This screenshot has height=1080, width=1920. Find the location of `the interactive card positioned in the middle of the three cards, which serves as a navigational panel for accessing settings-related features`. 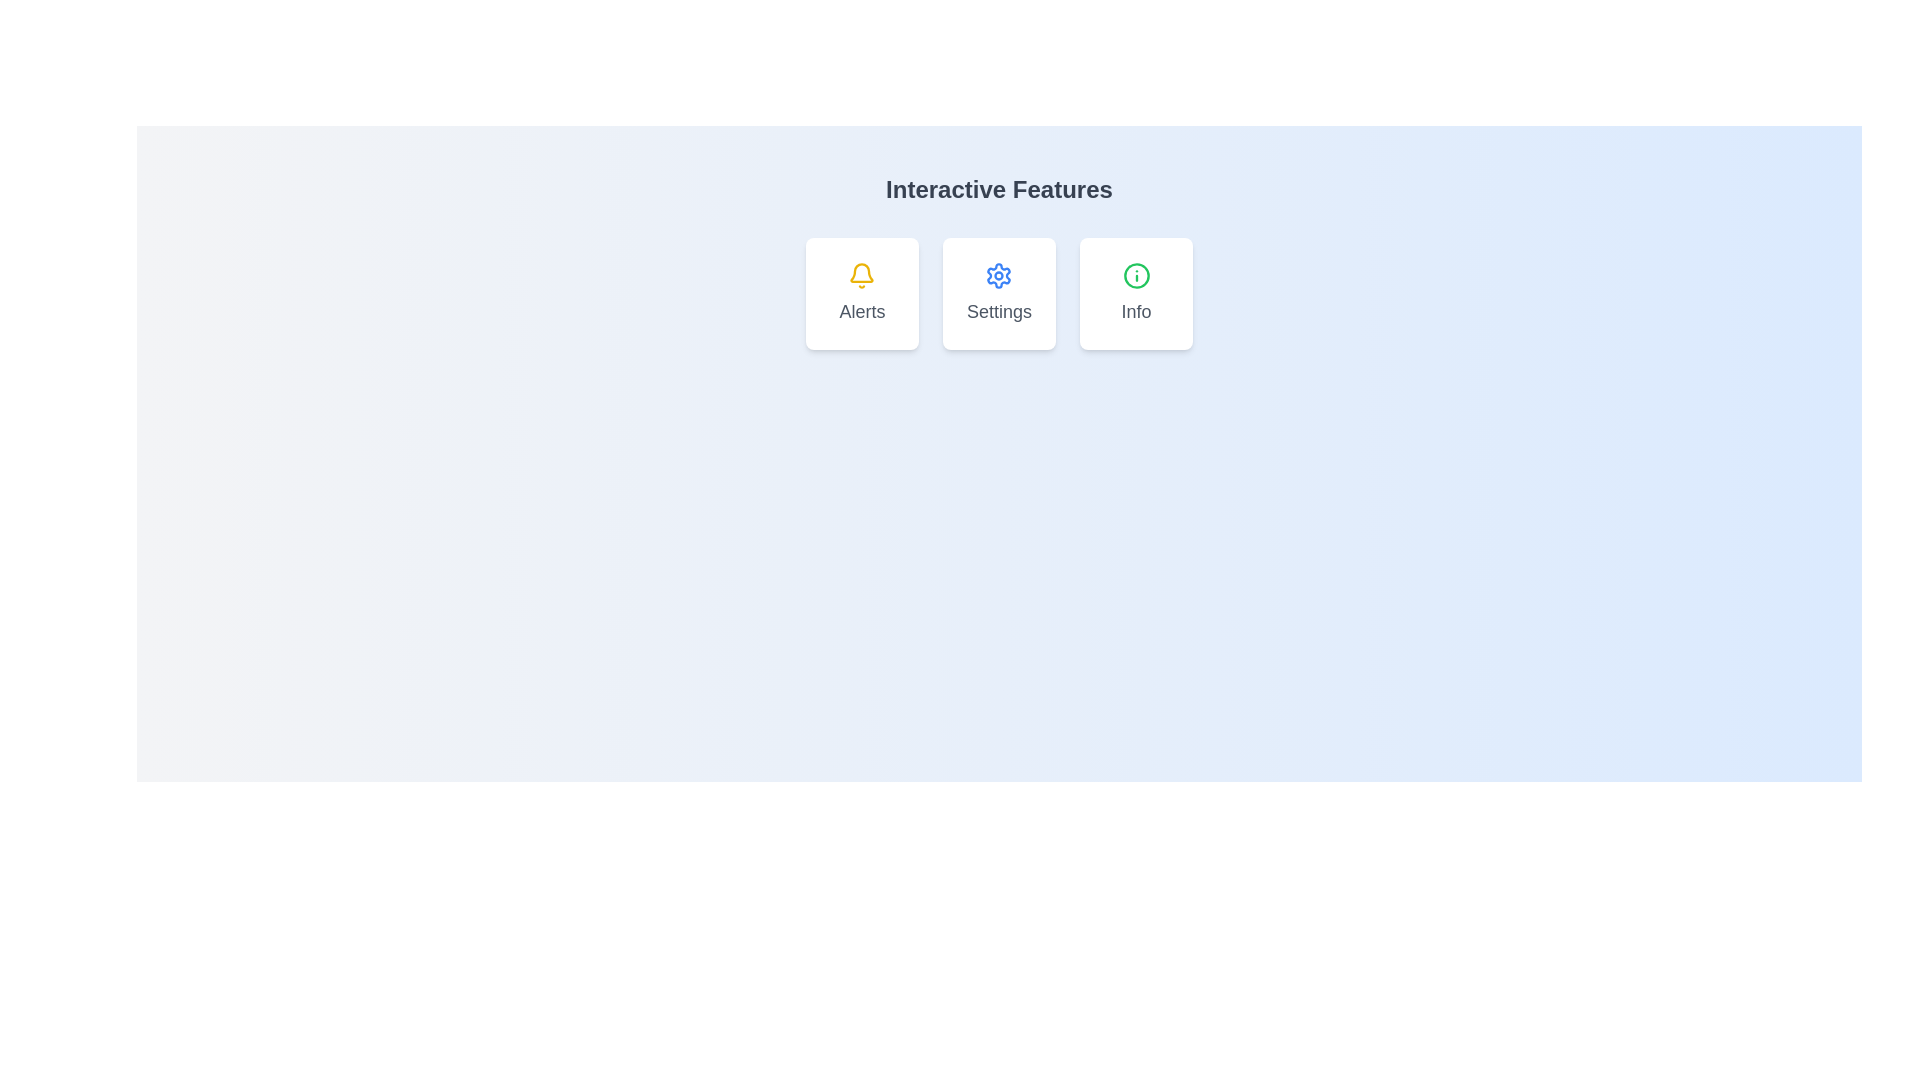

the interactive card positioned in the middle of the three cards, which serves as a navigational panel for accessing settings-related features is located at coordinates (999, 293).